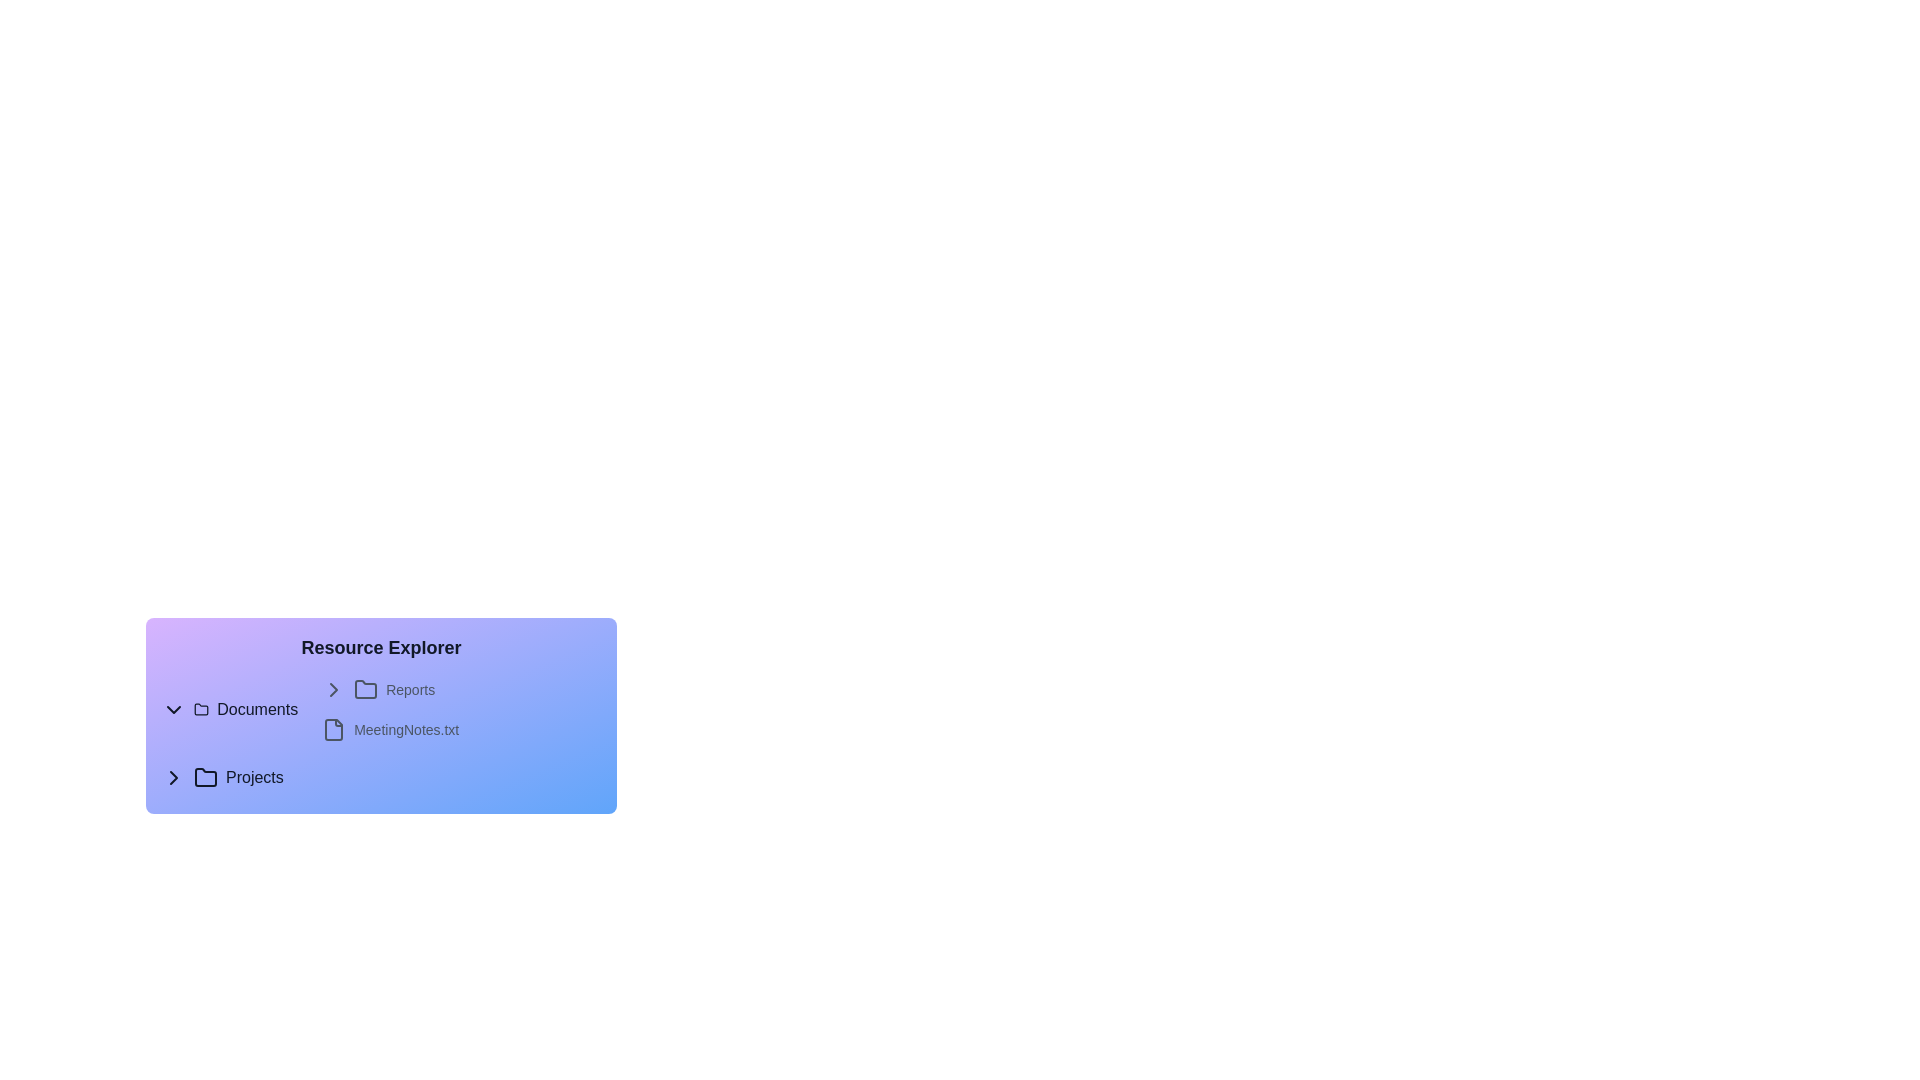 This screenshot has height=1080, width=1920. I want to click on the Text Label that serves as a header or description for the items listed in the 'Resource Explorer' interface, located below the title 'Resource Explorer', so click(381, 729).